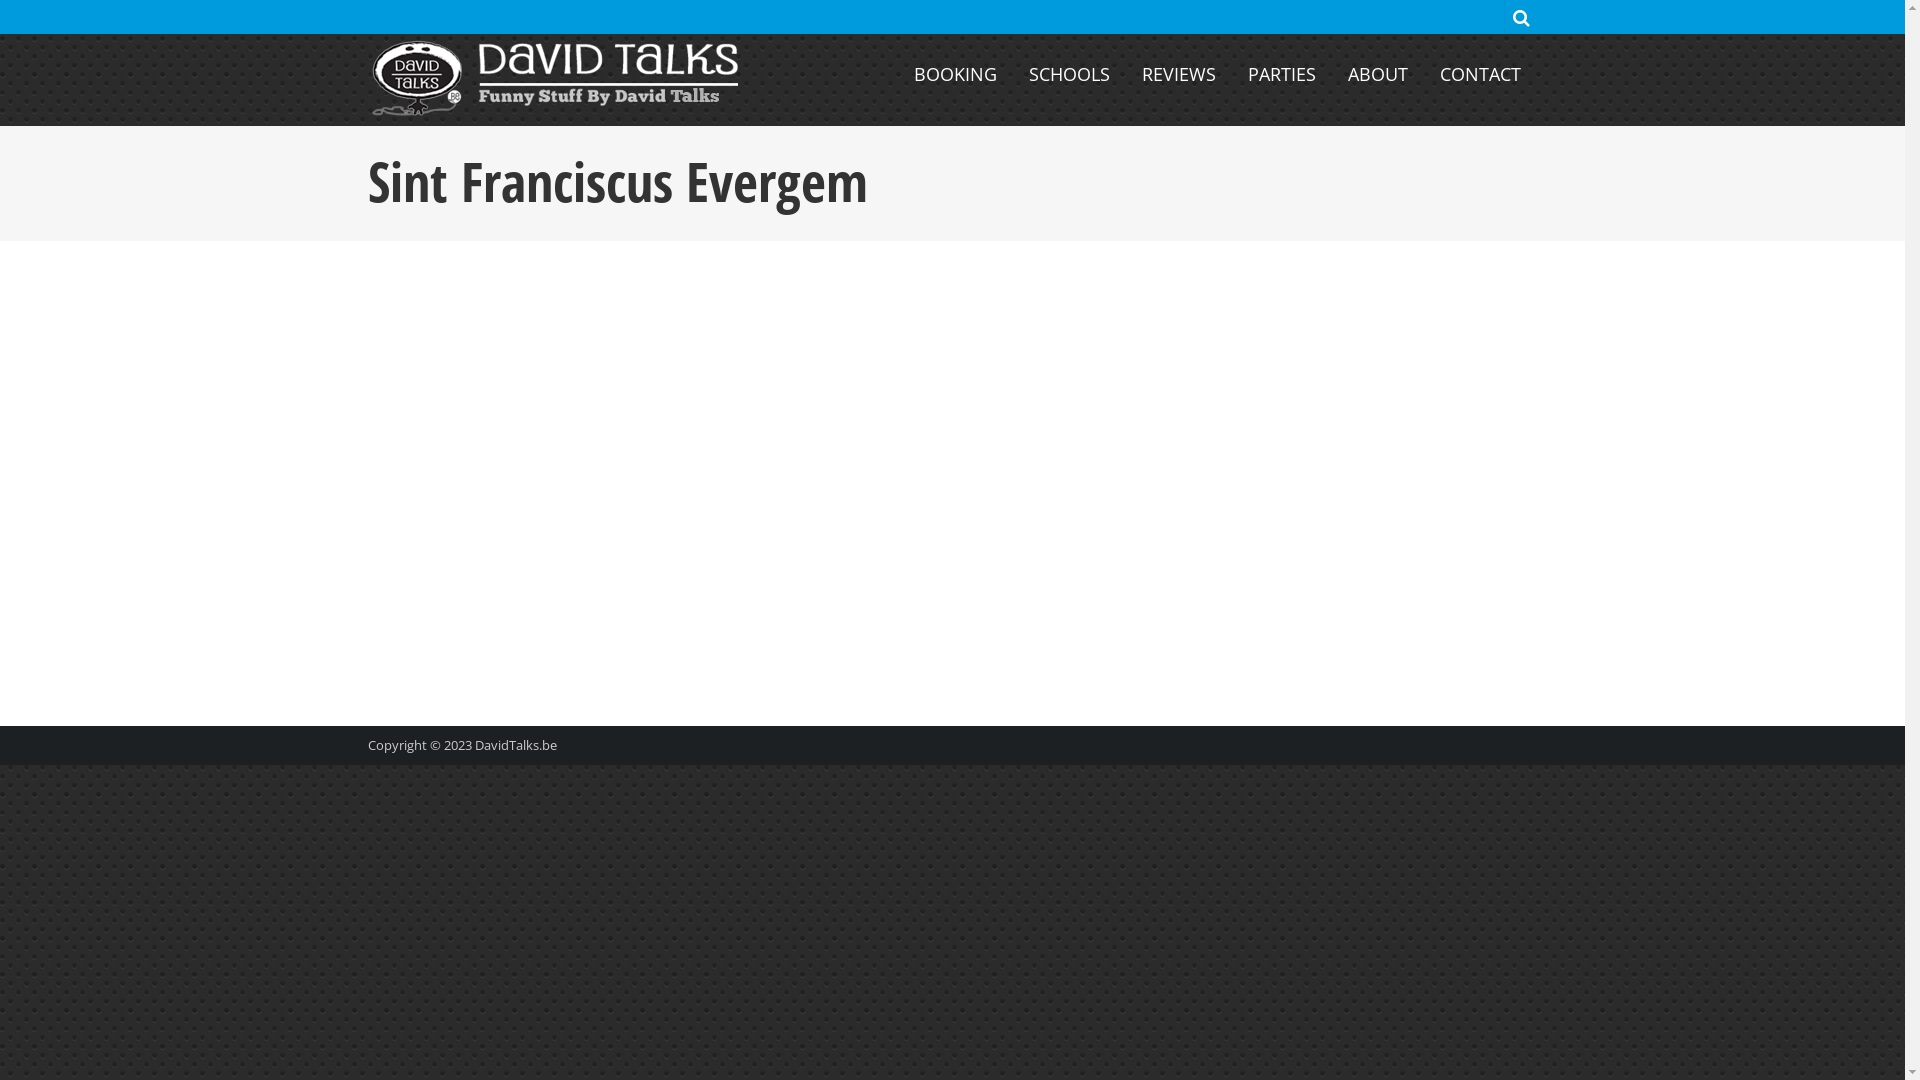  Describe the element at coordinates (514, 744) in the screenshot. I see `'DavidTalks.be'` at that location.